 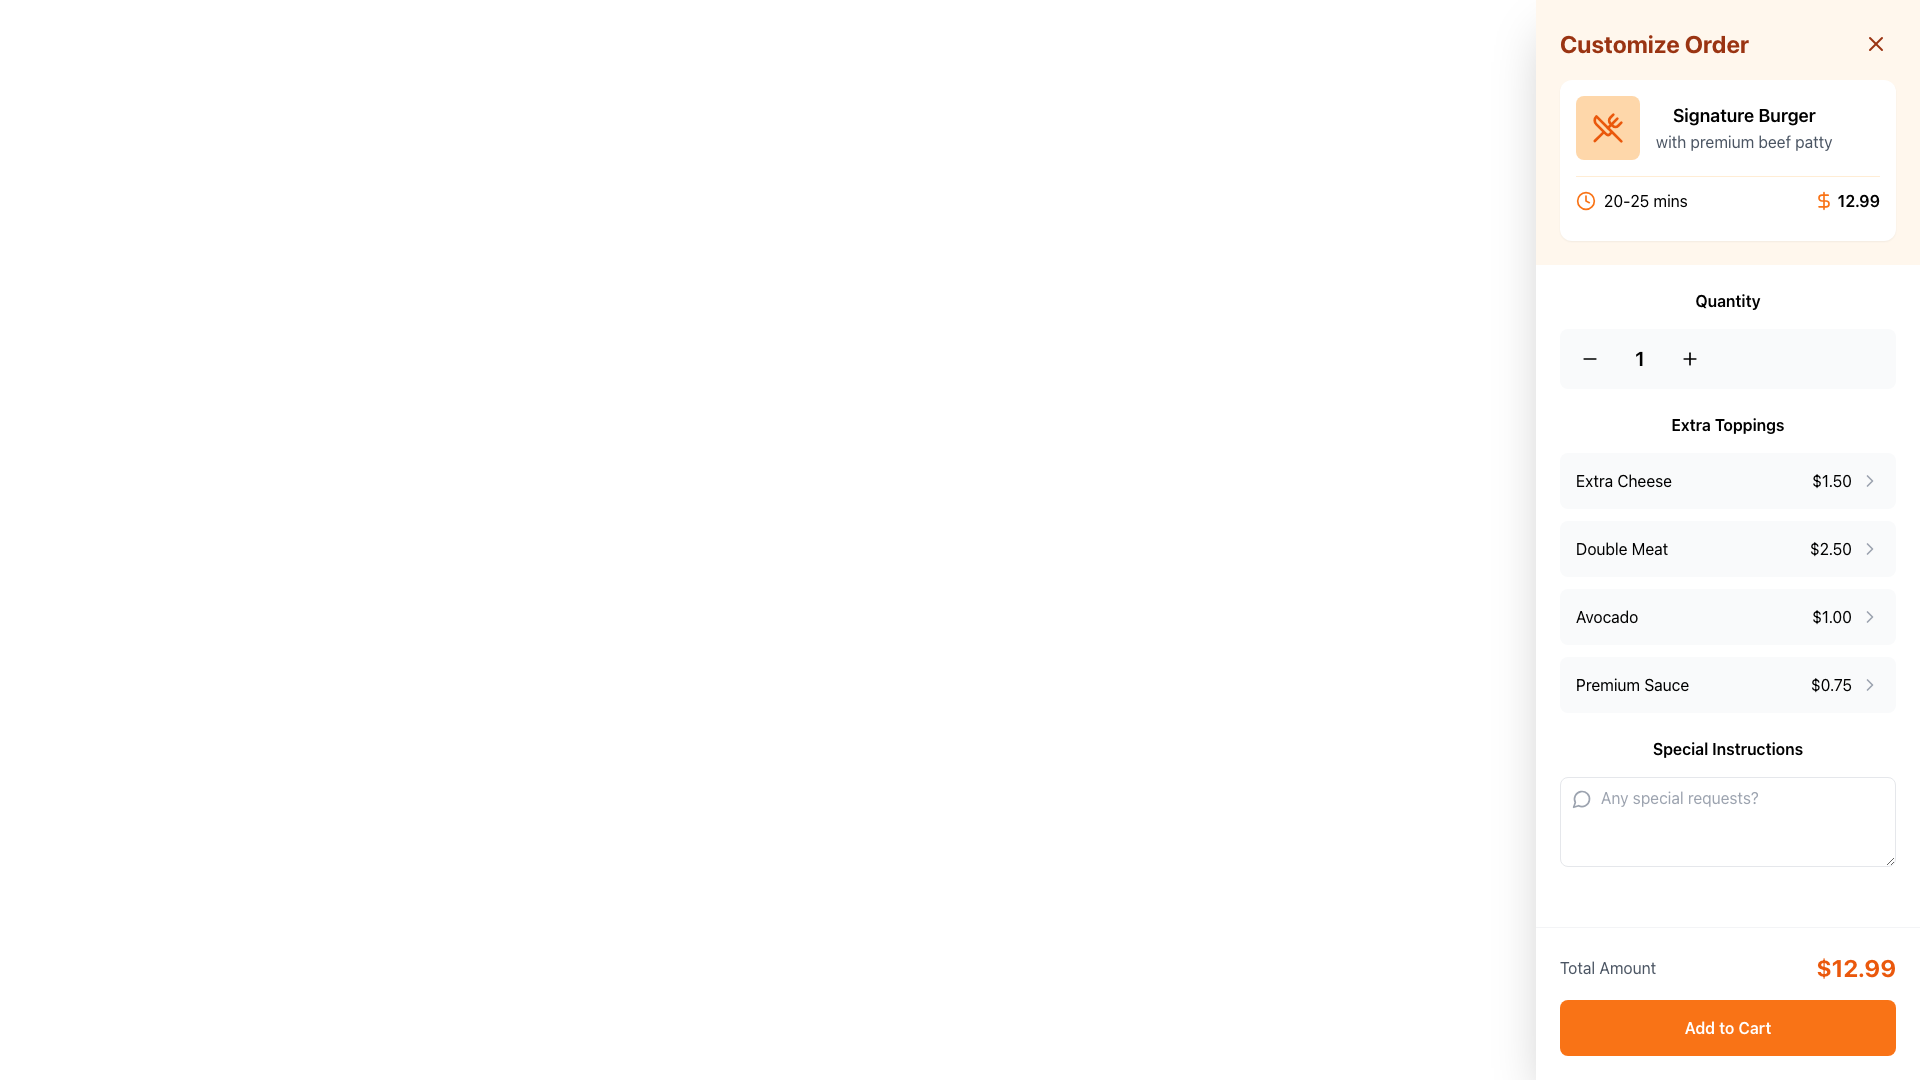 What do you see at coordinates (1688, 357) in the screenshot?
I see `the circular '+' button located in the 'Customize Order' panel to visualize its hover effect` at bounding box center [1688, 357].